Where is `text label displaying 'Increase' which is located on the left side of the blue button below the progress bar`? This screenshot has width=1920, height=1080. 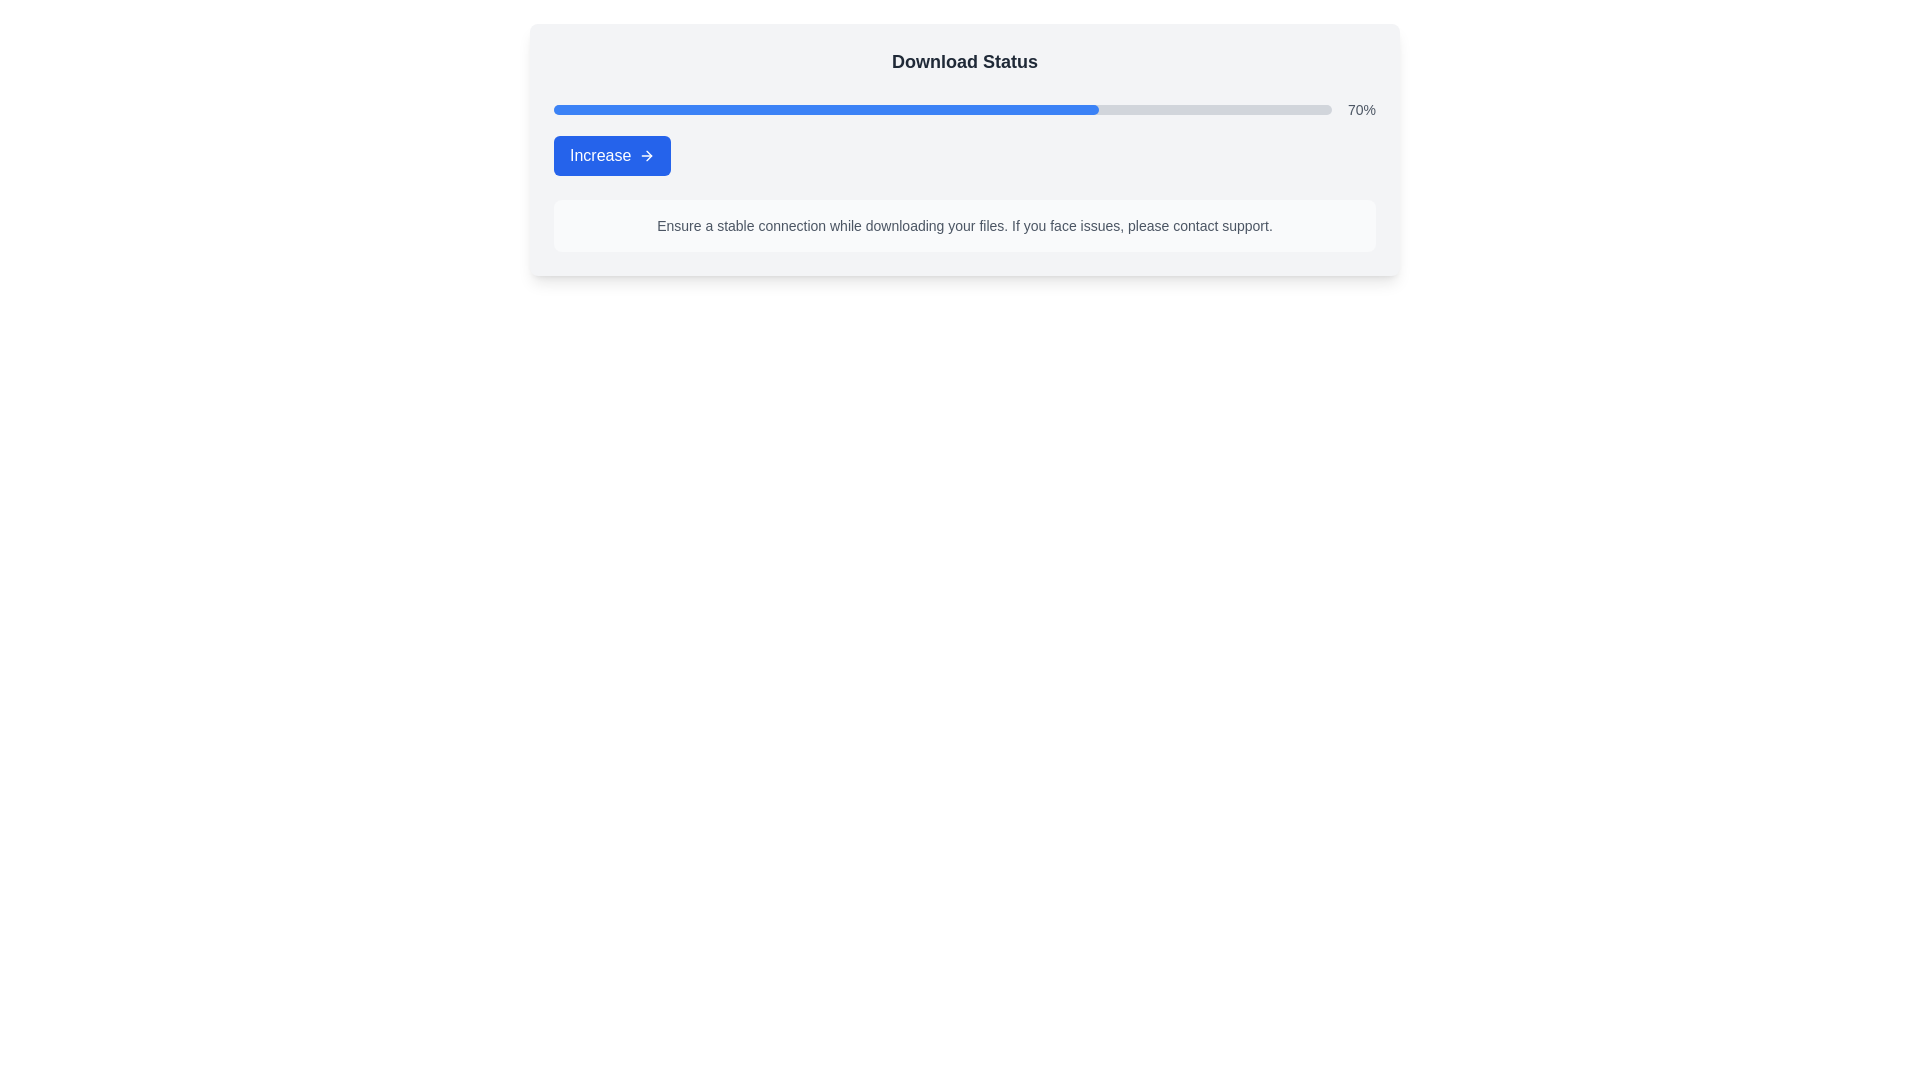
text label displaying 'Increase' which is located on the left side of the blue button below the progress bar is located at coordinates (599, 154).